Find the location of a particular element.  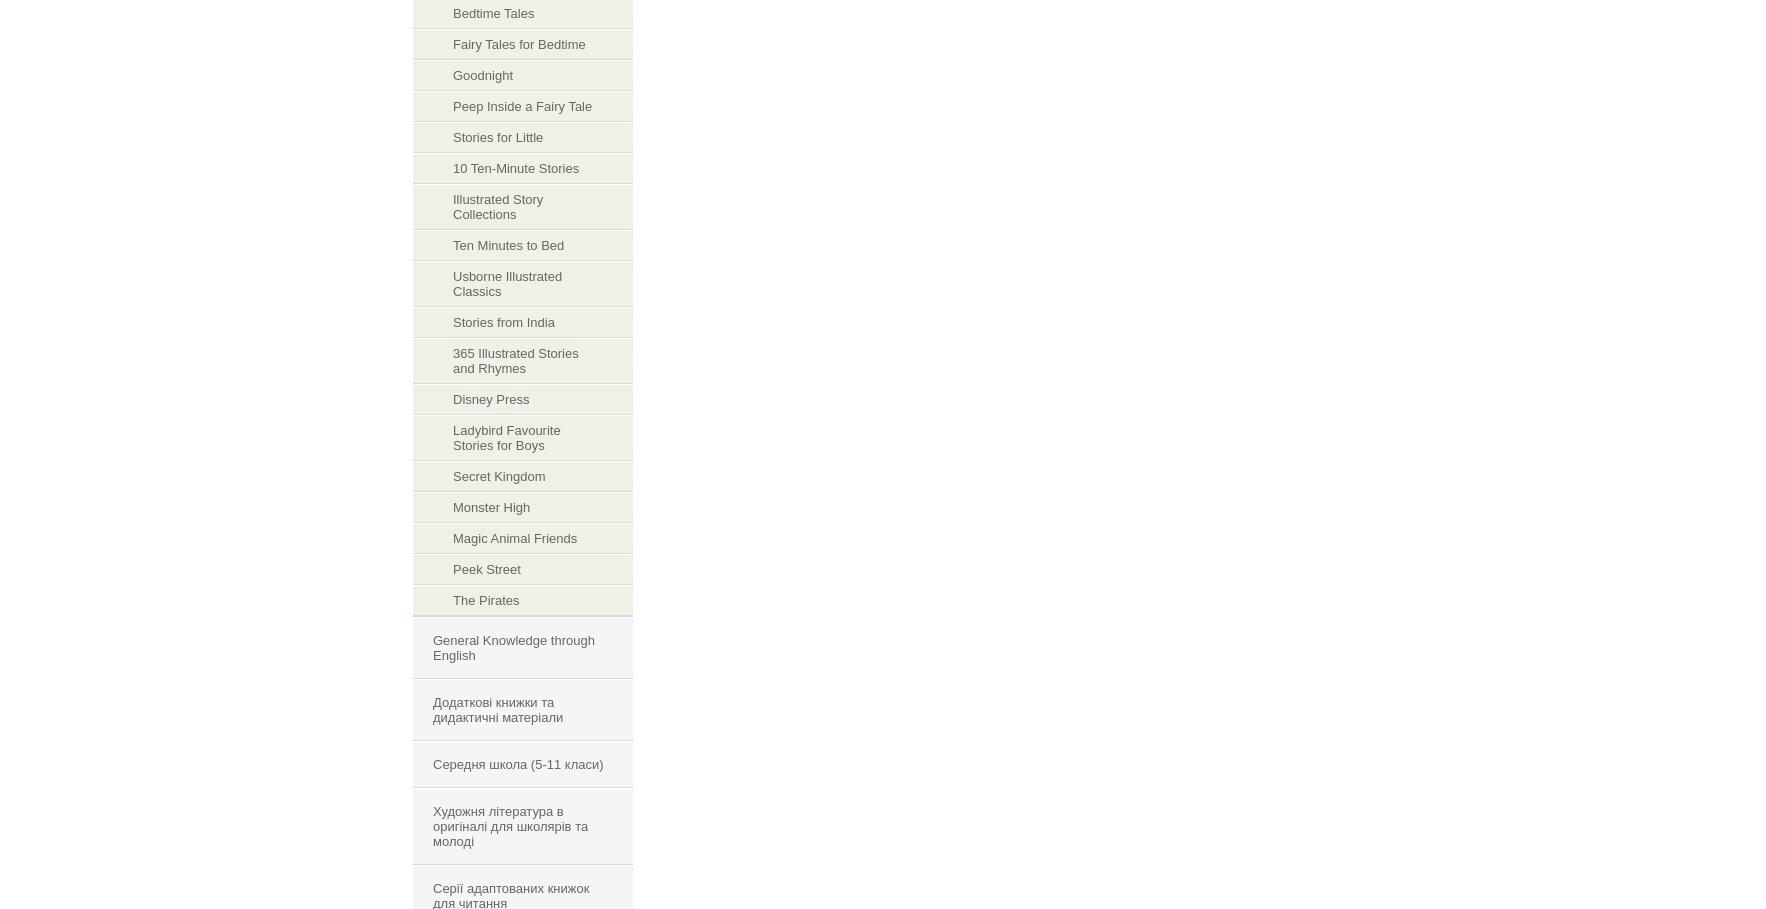

'365 Illustrated Stories and Rhymes' is located at coordinates (452, 359).